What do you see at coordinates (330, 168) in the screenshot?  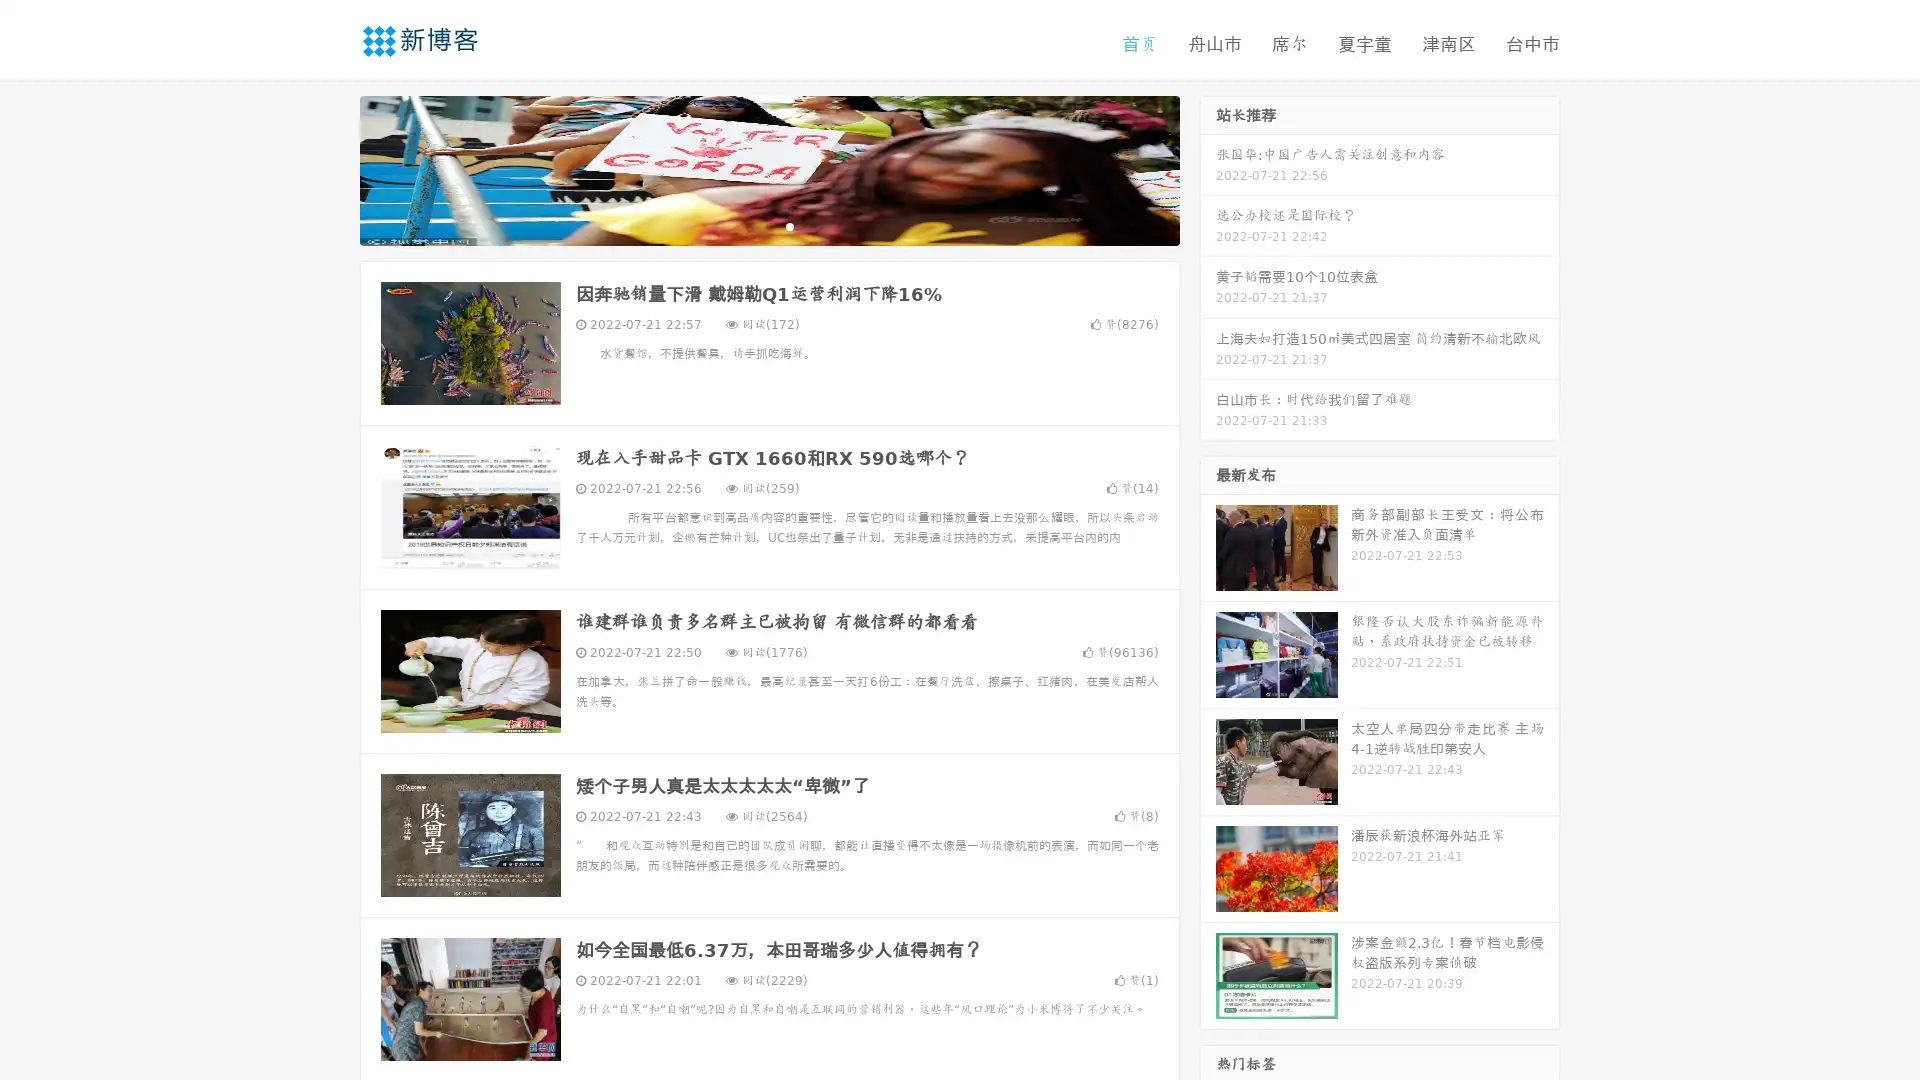 I see `Previous slide` at bounding box center [330, 168].